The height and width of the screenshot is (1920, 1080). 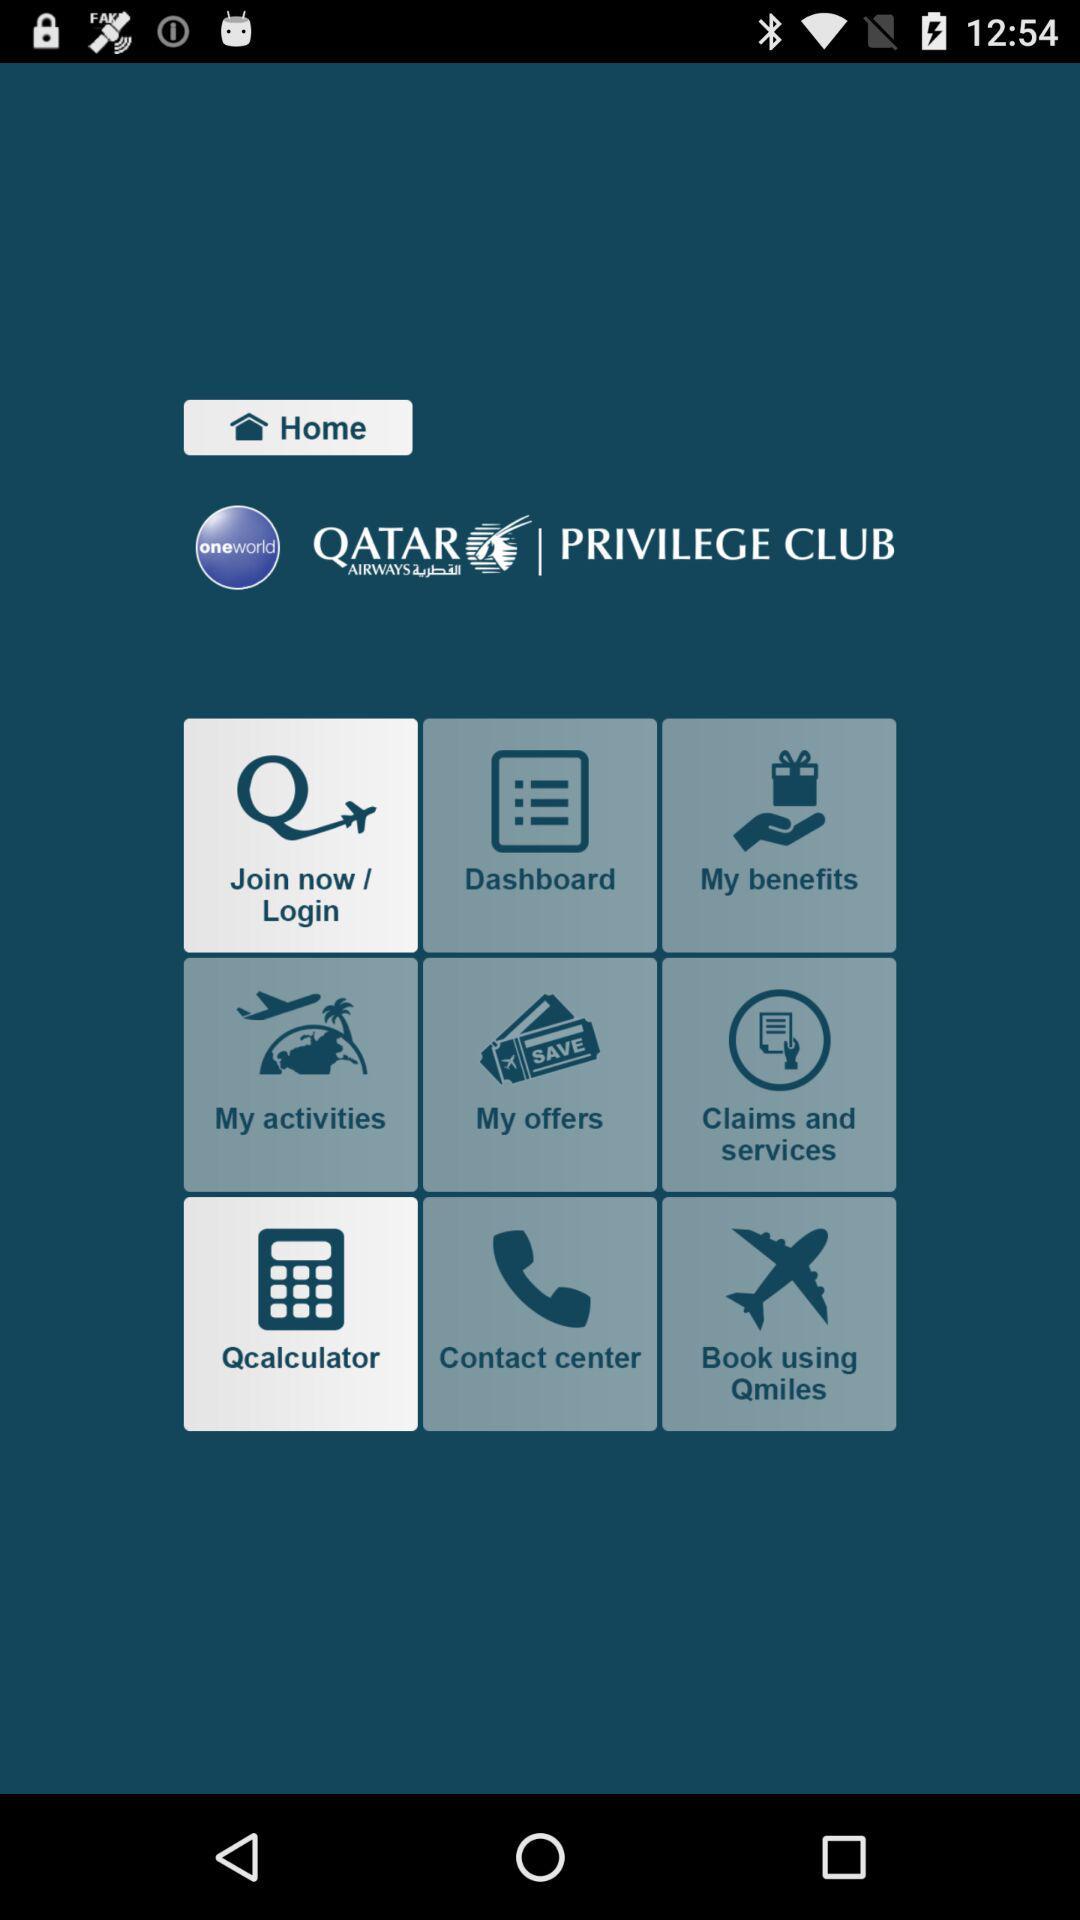 I want to click on home, so click(x=298, y=426).